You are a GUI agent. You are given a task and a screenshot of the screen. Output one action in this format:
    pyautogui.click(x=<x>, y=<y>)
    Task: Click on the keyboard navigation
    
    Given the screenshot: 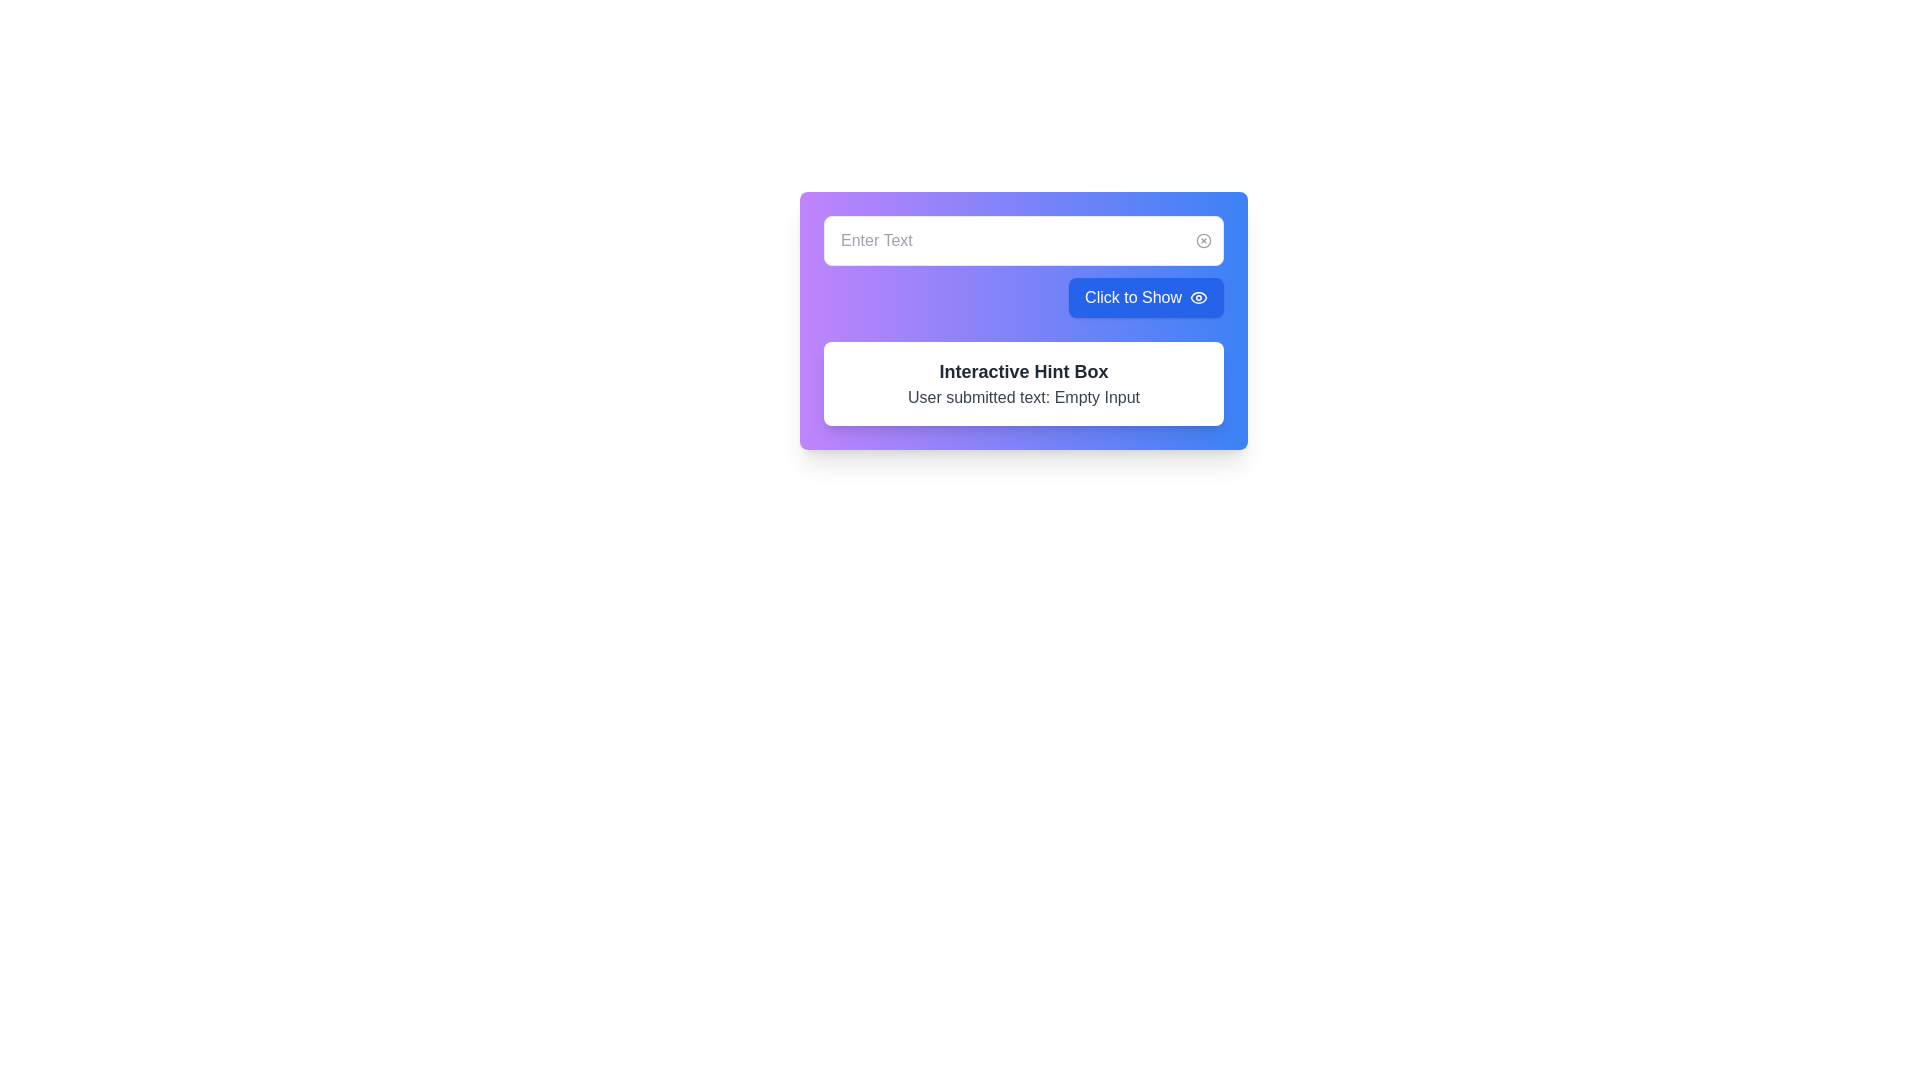 What is the action you would take?
    pyautogui.click(x=1199, y=297)
    